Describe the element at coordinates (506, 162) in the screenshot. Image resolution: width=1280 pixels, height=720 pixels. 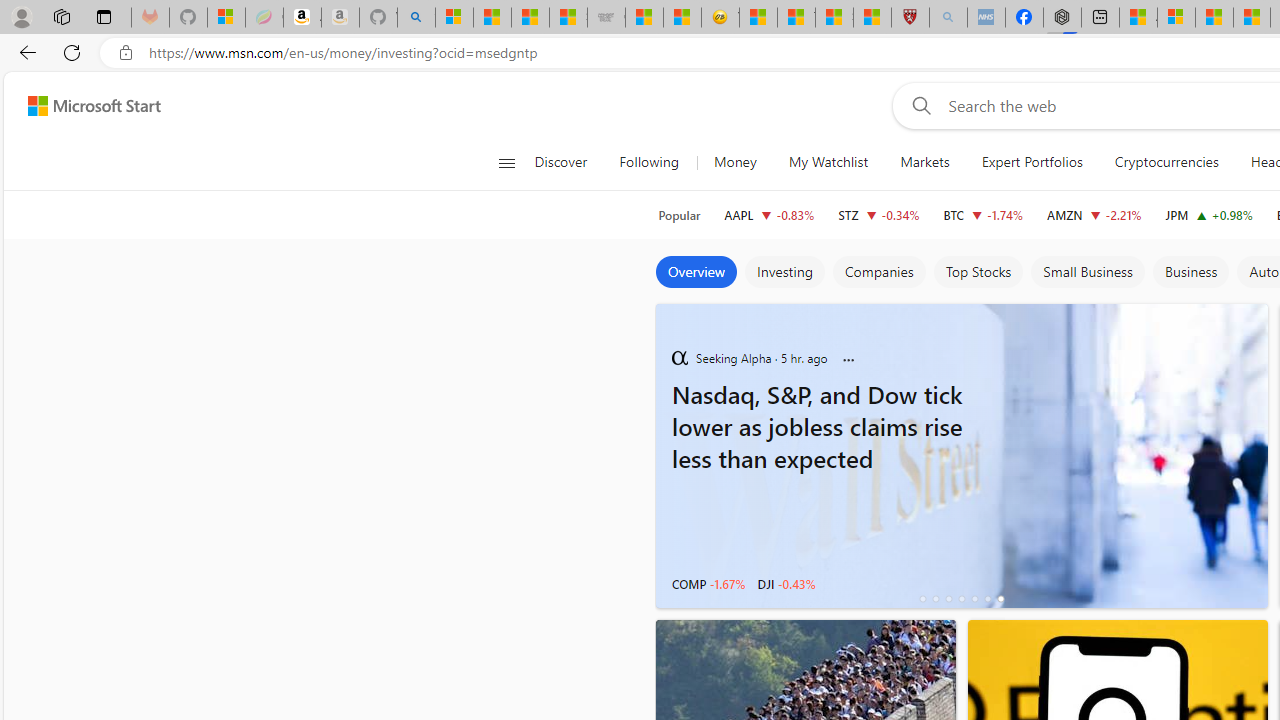
I see `'Open navigation menu'` at that location.